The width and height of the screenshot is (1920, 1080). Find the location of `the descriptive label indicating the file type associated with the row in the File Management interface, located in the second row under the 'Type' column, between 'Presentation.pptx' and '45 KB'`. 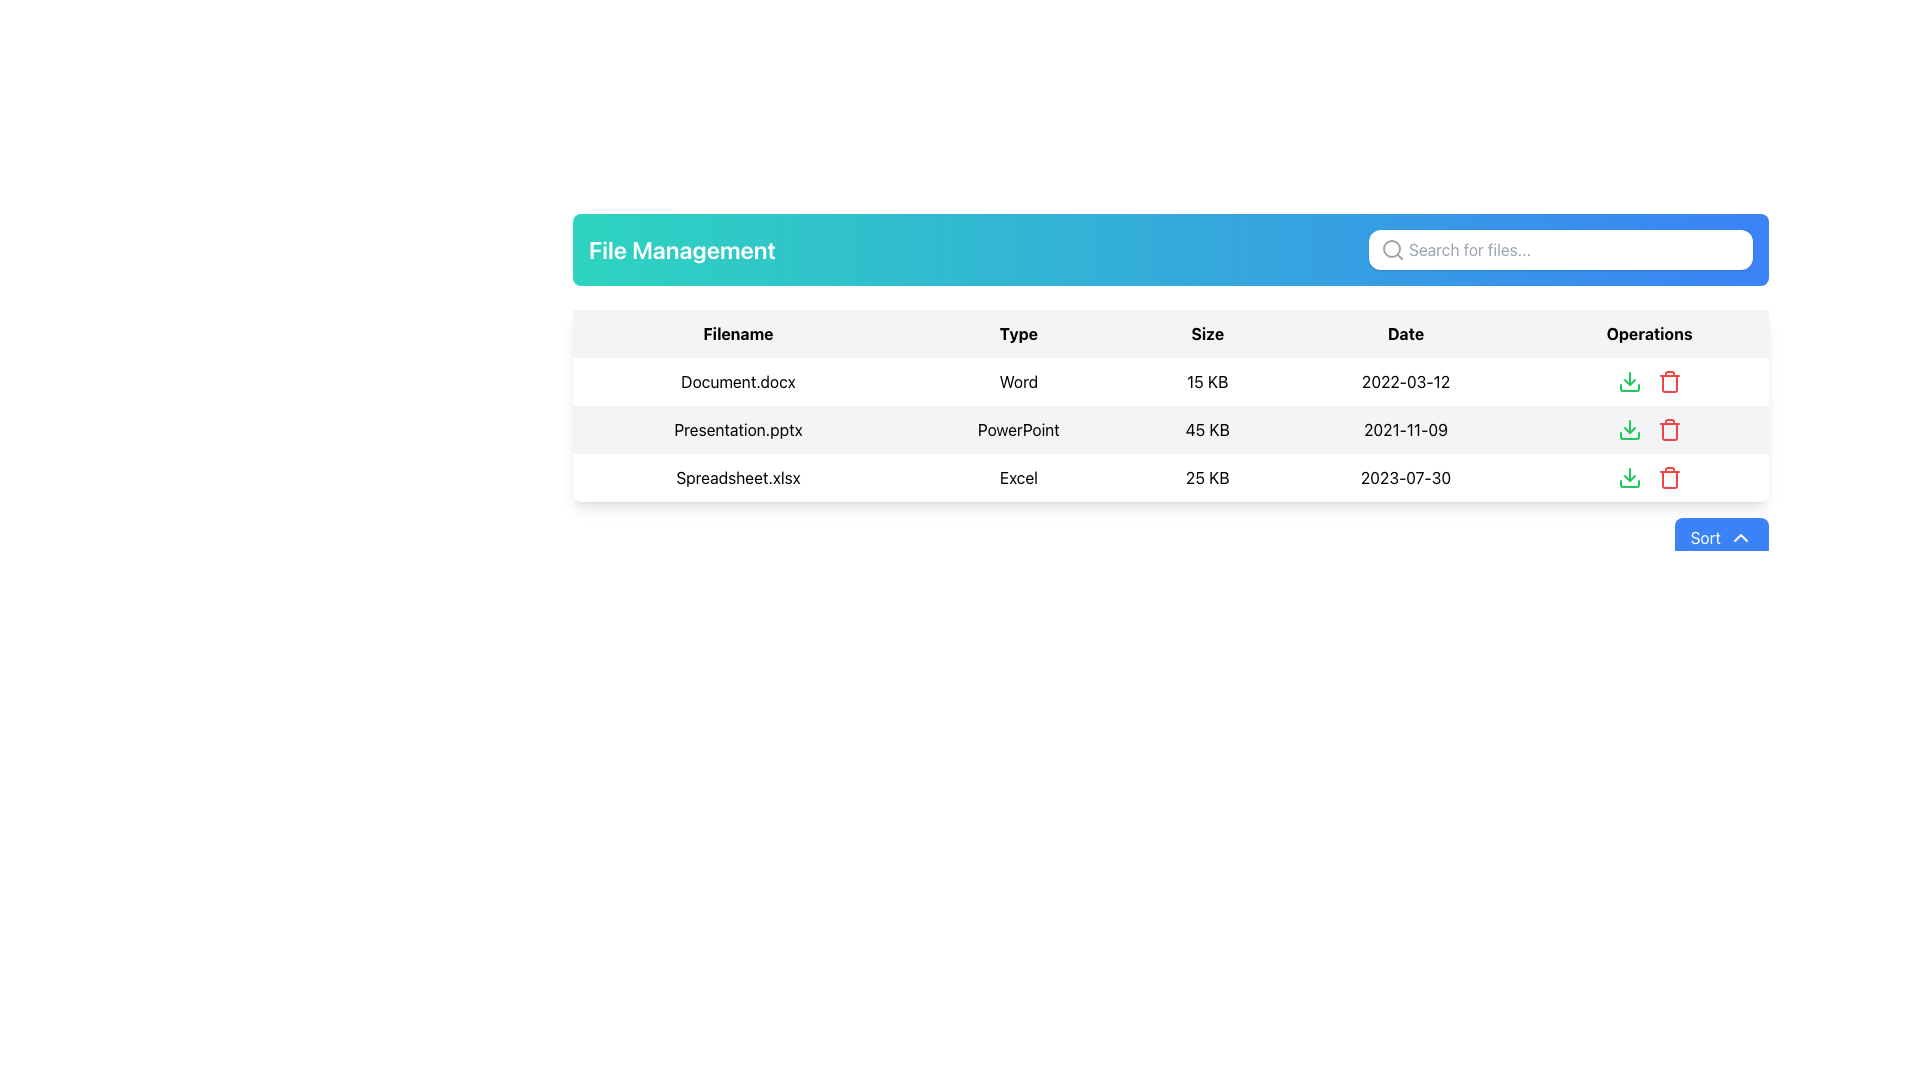

the descriptive label indicating the file type associated with the row in the File Management interface, located in the second row under the 'Type' column, between 'Presentation.pptx' and '45 KB' is located at coordinates (1018, 428).